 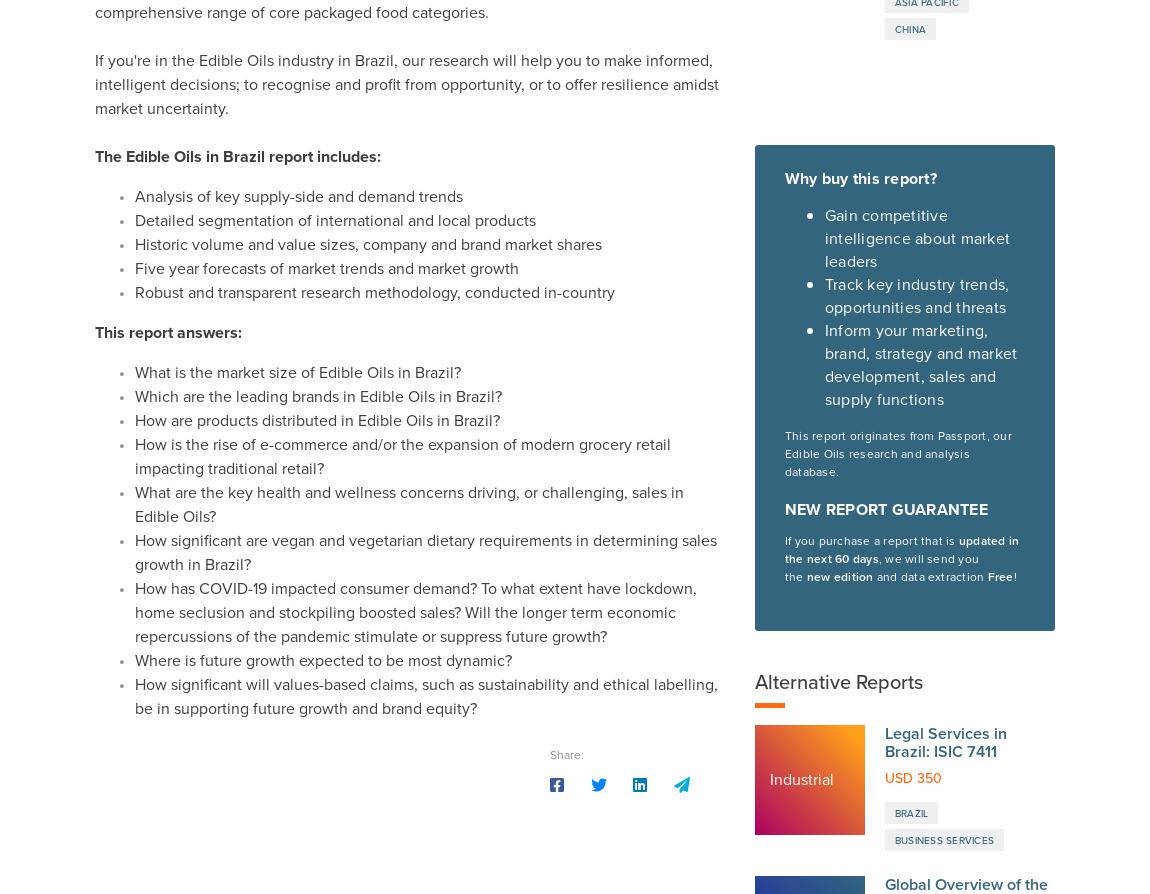 I want to click on 'Textile and Leather Products', so click(x=895, y=534).